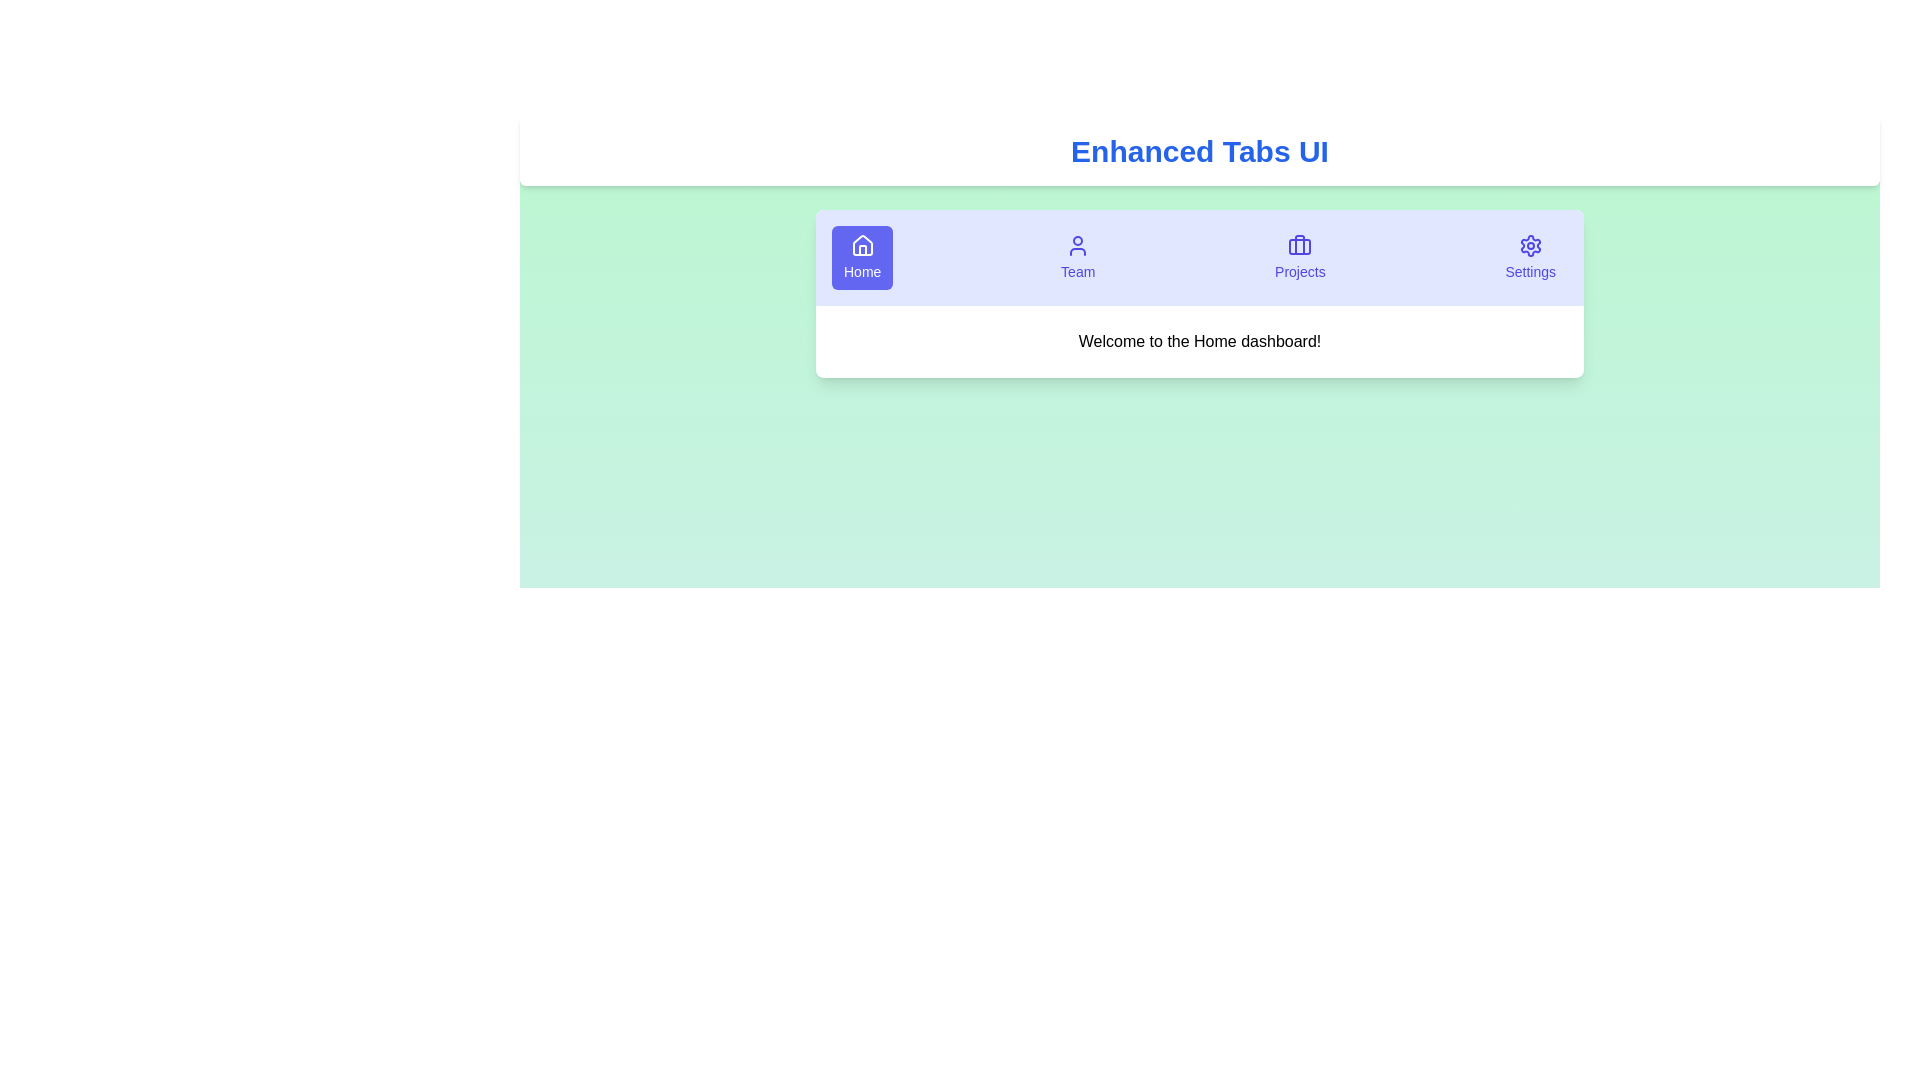  I want to click on the rectangular SVG graphic element representing the briefcase icon within the Projects tab, so click(1300, 245).